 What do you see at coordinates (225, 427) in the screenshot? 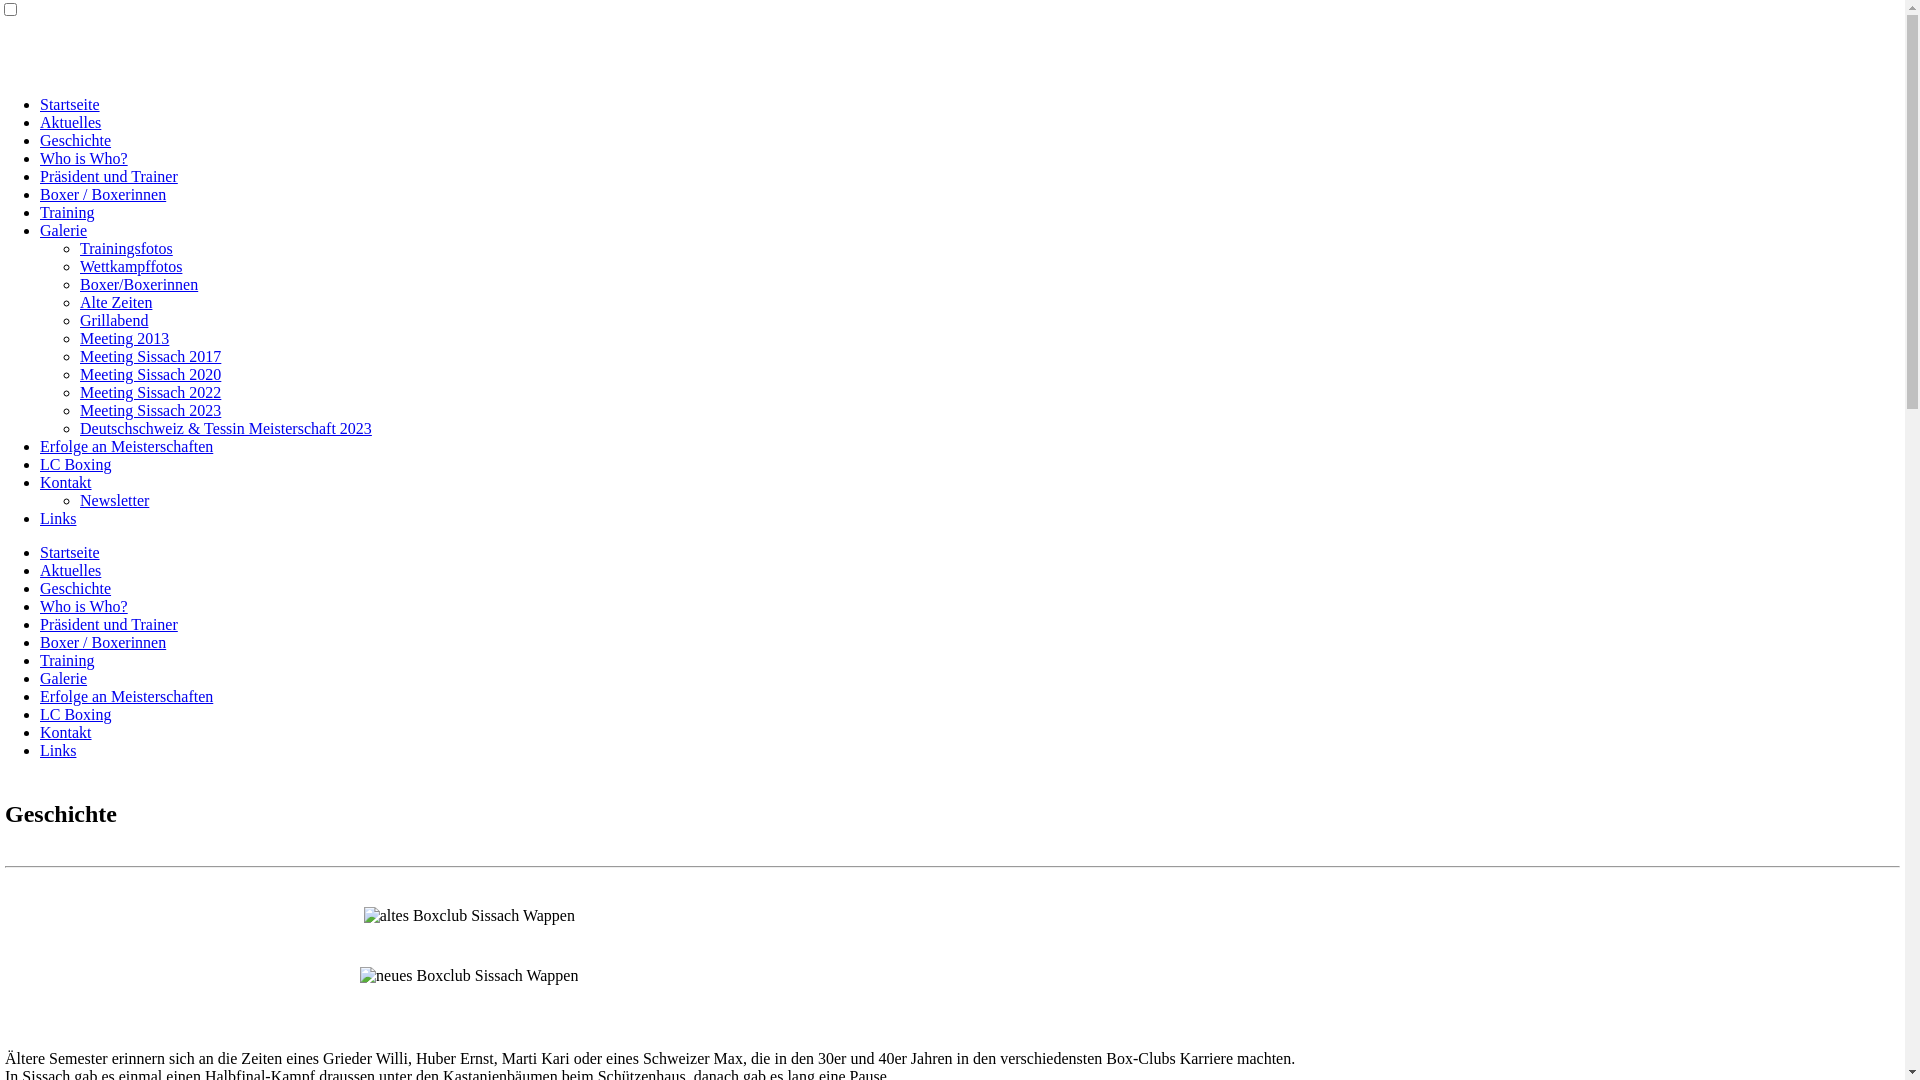
I see `'Deutschschweiz & Tessin Meisterschaft 2023'` at bounding box center [225, 427].